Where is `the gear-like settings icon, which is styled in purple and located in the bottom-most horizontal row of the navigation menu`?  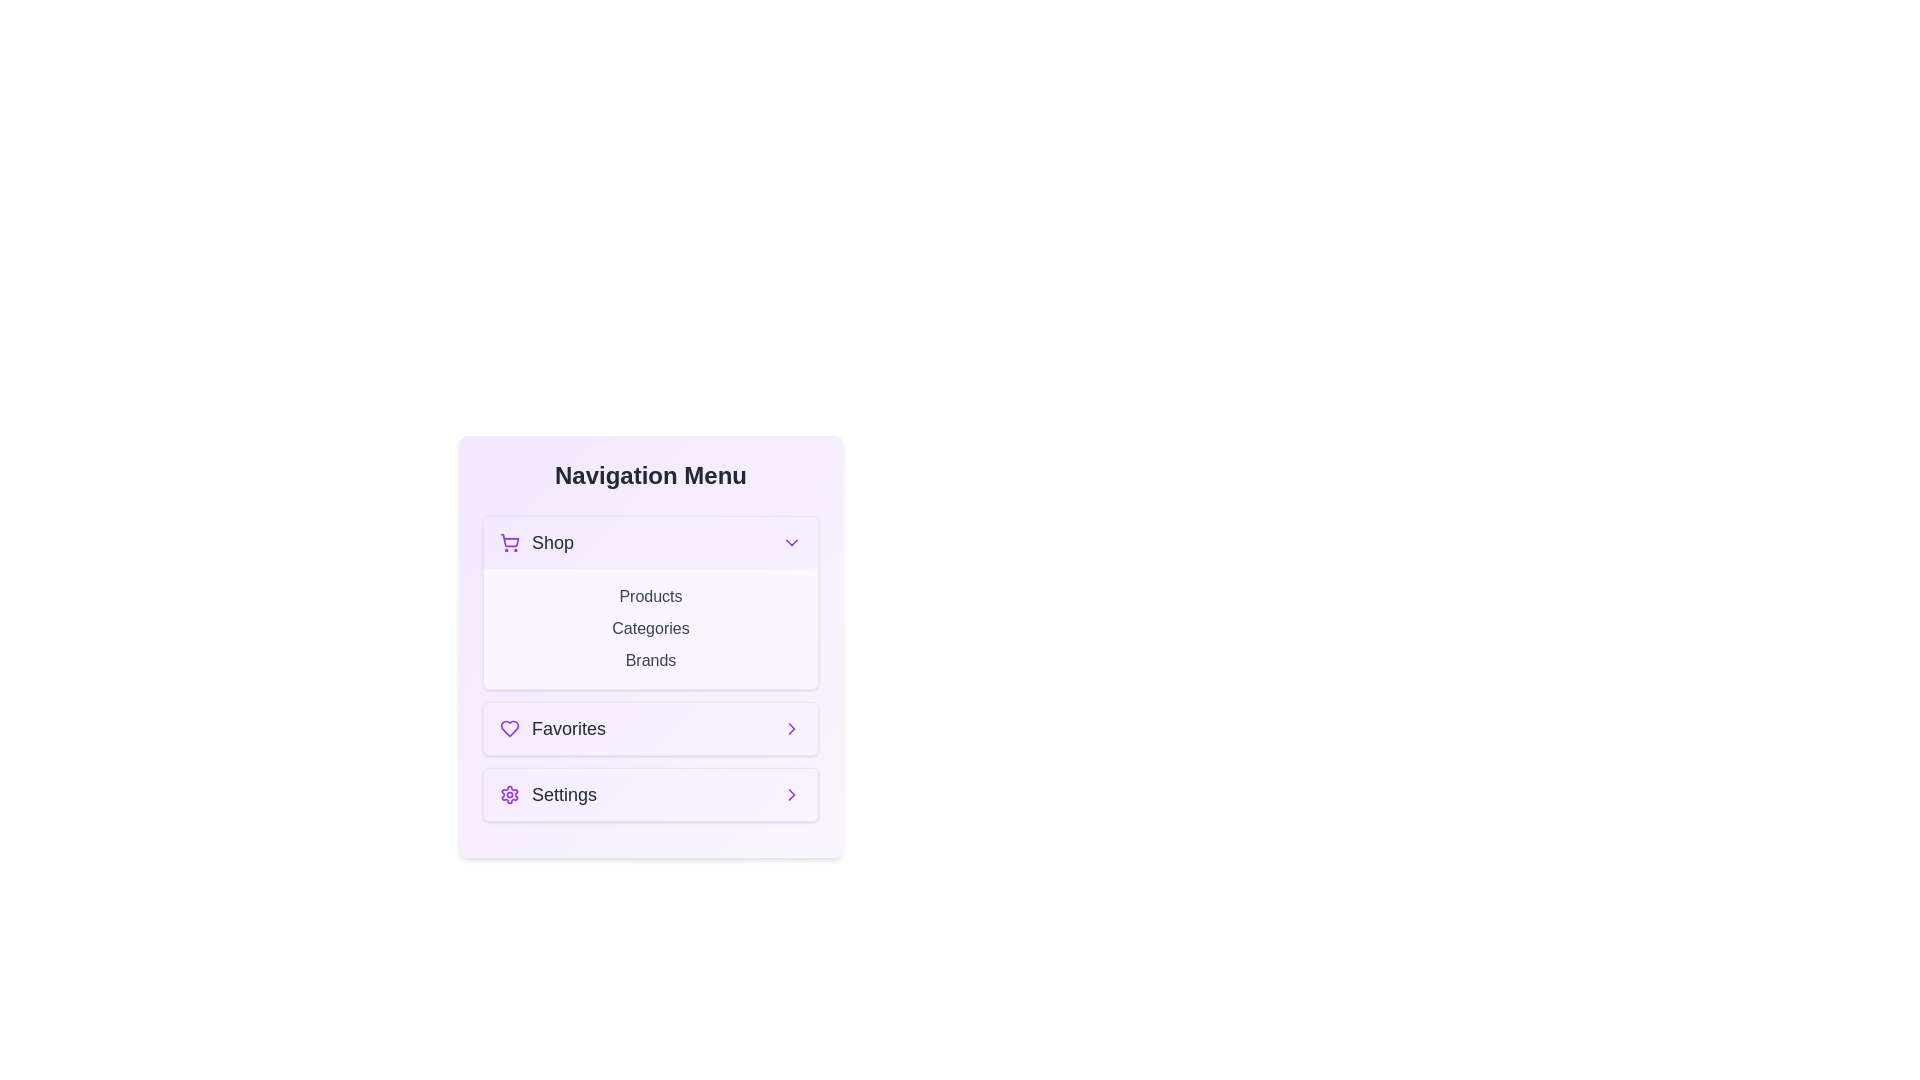 the gear-like settings icon, which is styled in purple and located in the bottom-most horizontal row of the navigation menu is located at coordinates (509, 793).